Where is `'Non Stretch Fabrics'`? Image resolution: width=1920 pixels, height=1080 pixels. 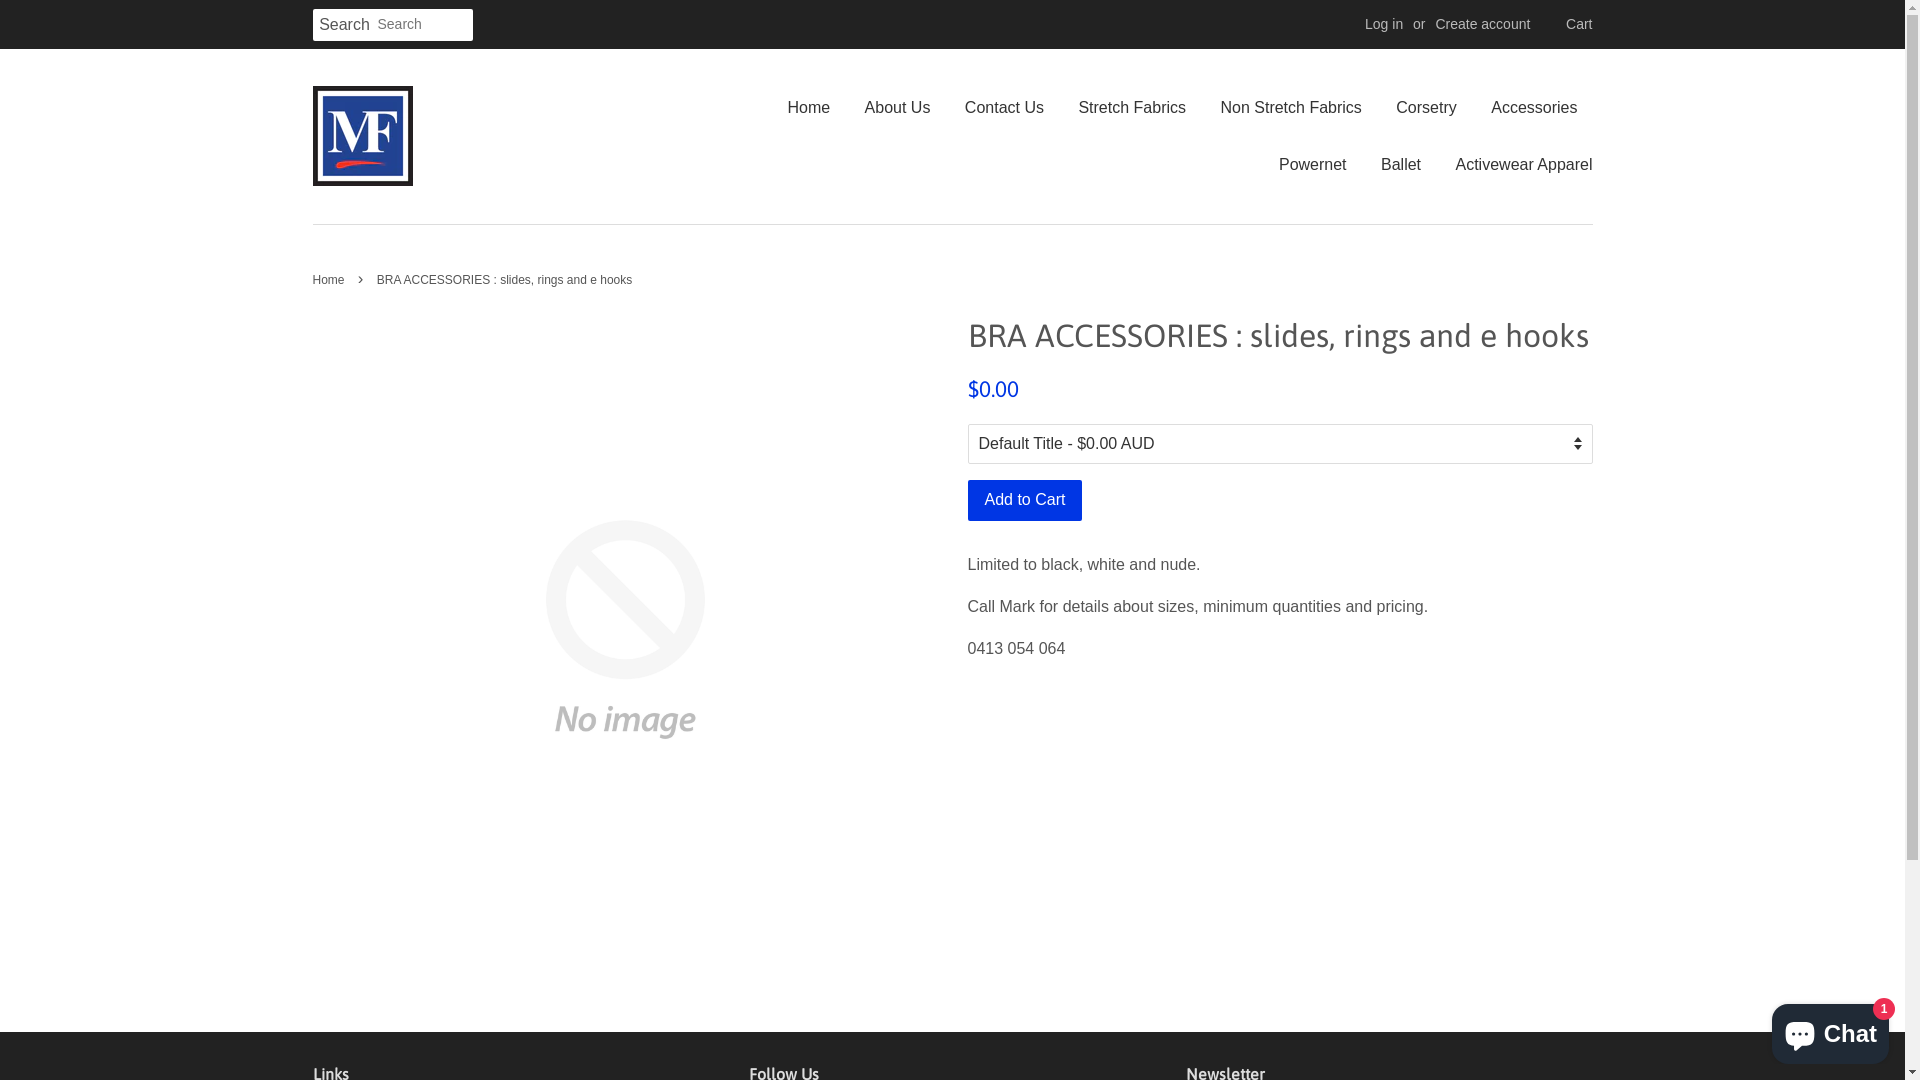 'Non Stretch Fabrics' is located at coordinates (1290, 107).